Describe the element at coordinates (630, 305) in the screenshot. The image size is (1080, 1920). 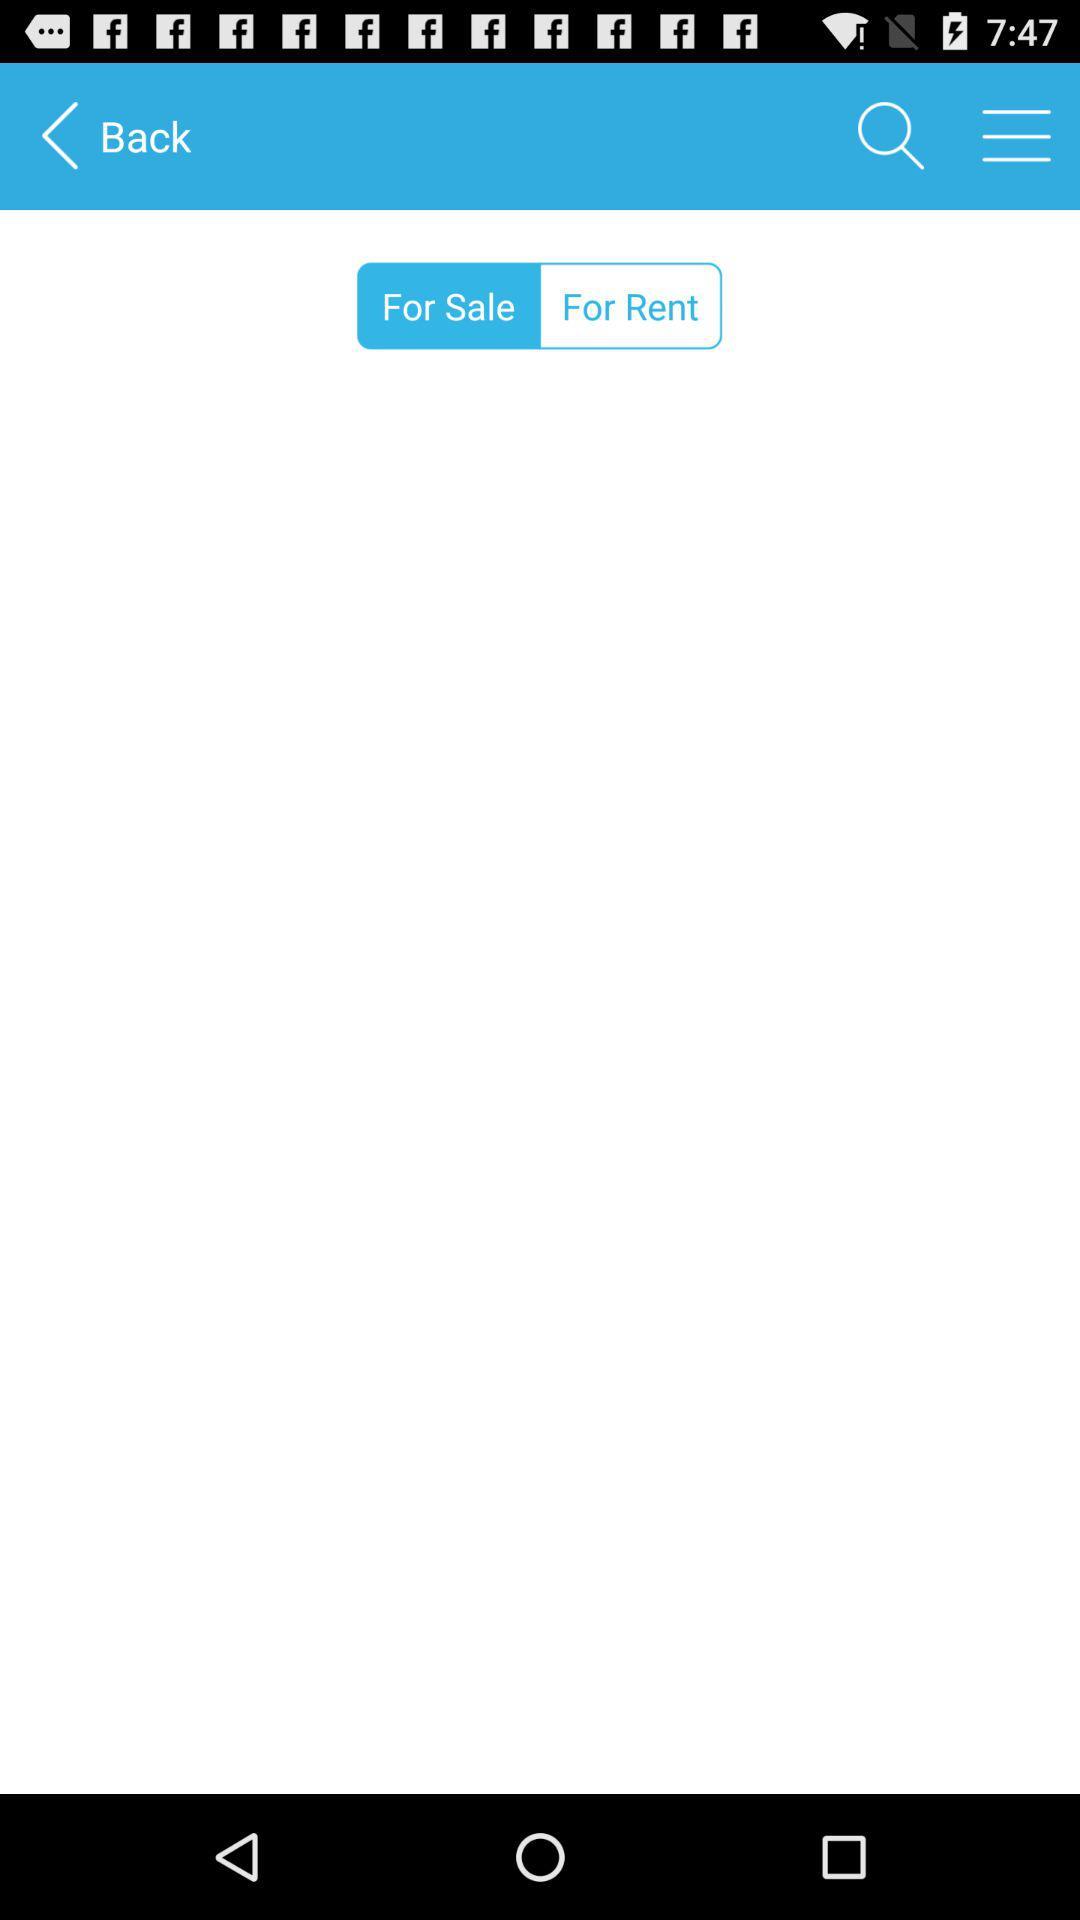
I see `for rent` at that location.